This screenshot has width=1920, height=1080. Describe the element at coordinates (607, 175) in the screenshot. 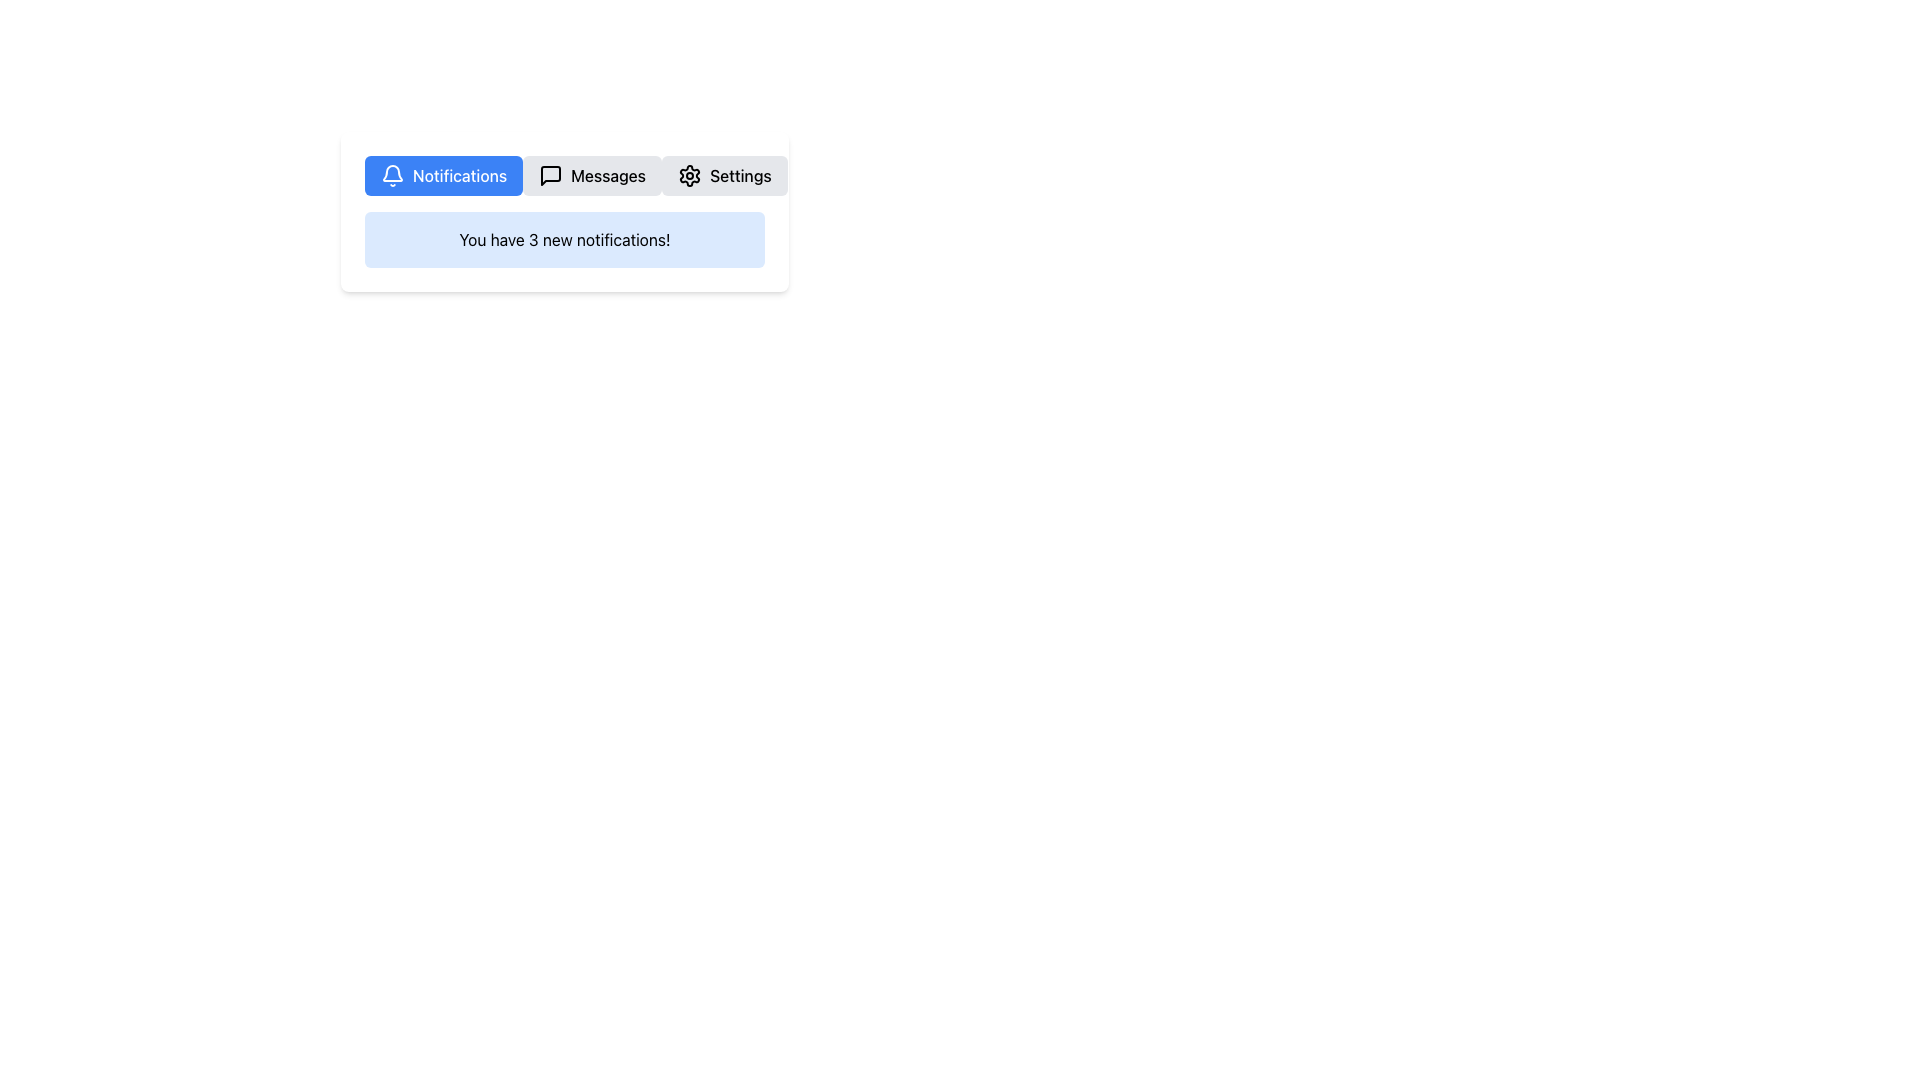

I see `the Text Label next to the speech bubble icon in the navigation bar to trigger a tooltip or visual feedback` at that location.